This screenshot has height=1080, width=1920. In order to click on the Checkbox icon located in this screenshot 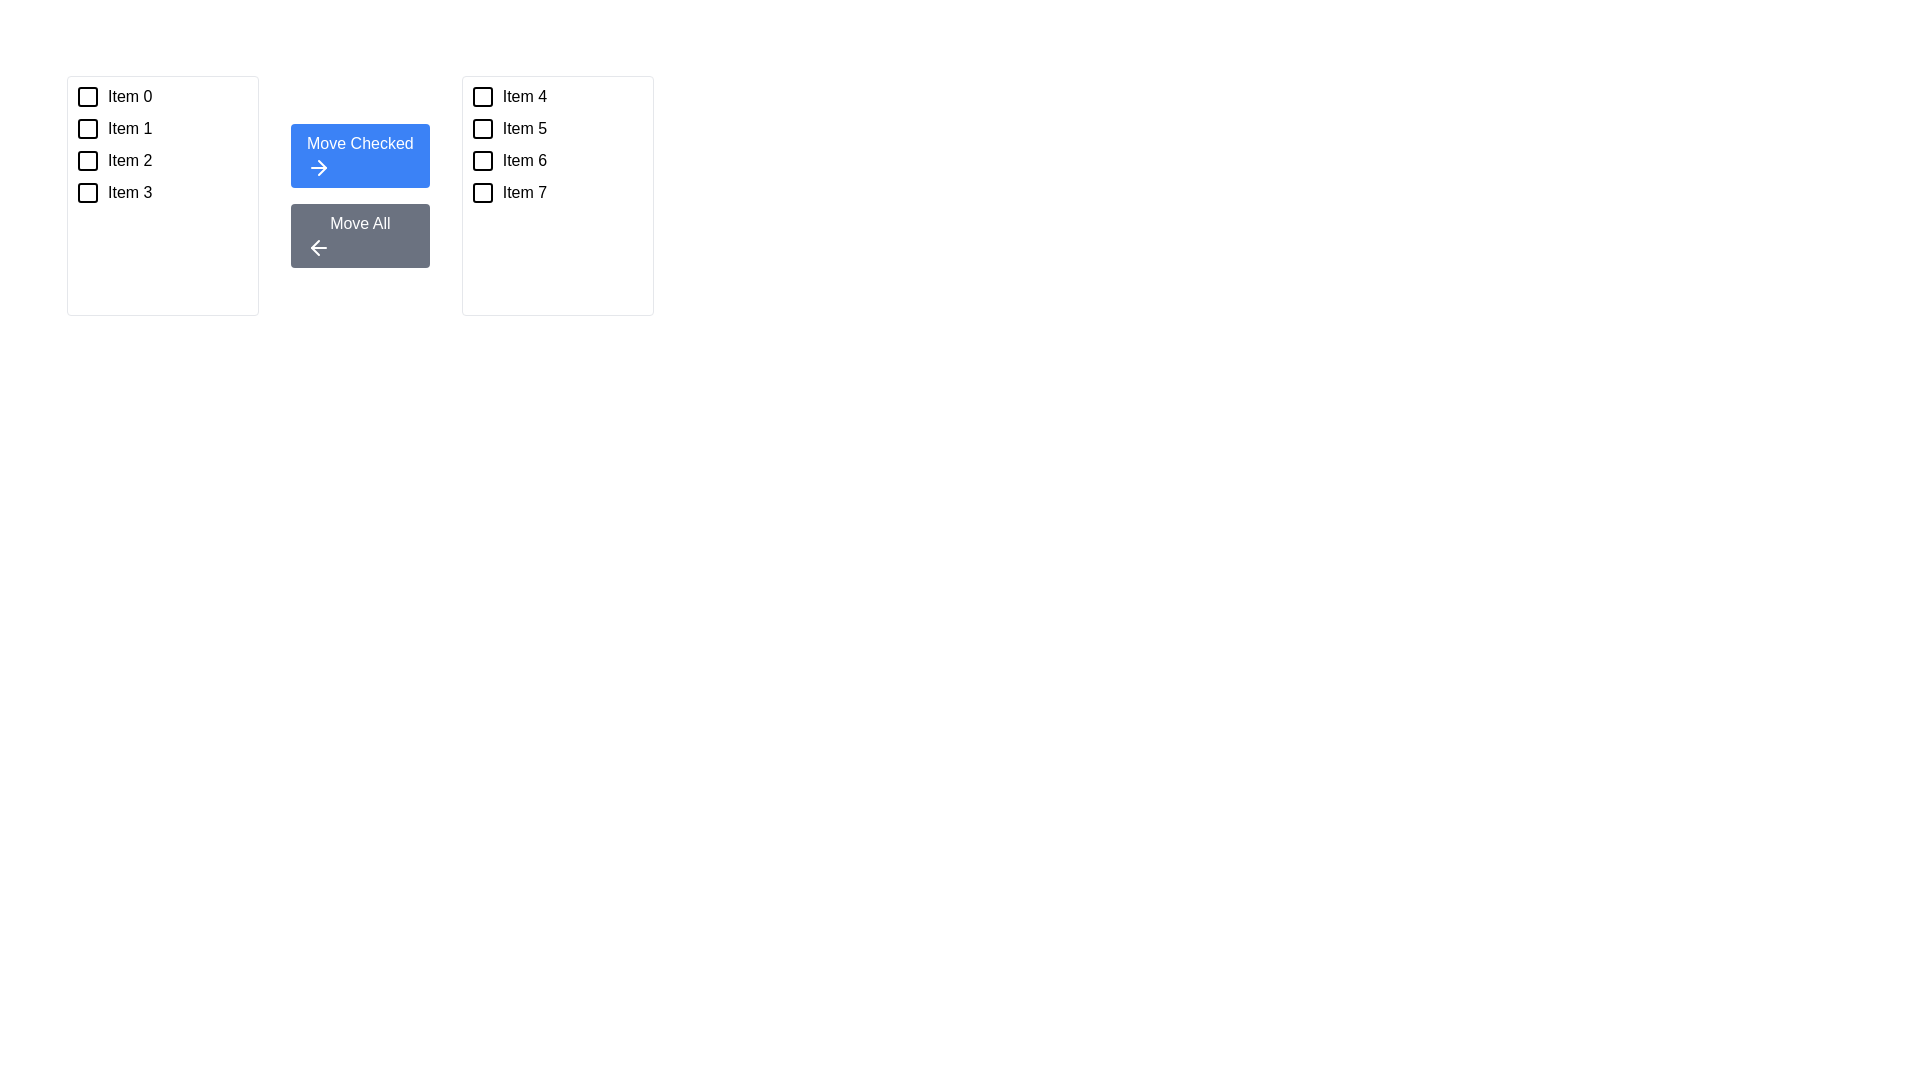, I will do `click(482, 96)`.